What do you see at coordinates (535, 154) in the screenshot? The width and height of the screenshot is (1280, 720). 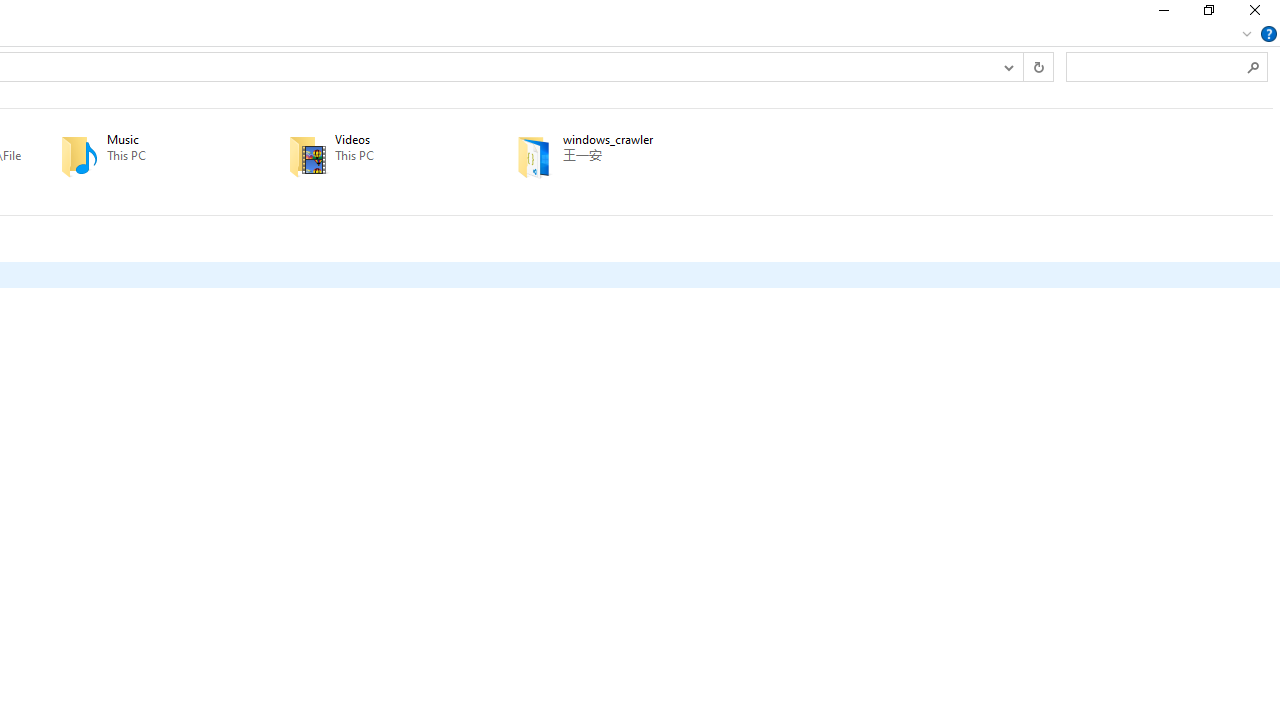 I see `'Class: UIImage'` at bounding box center [535, 154].